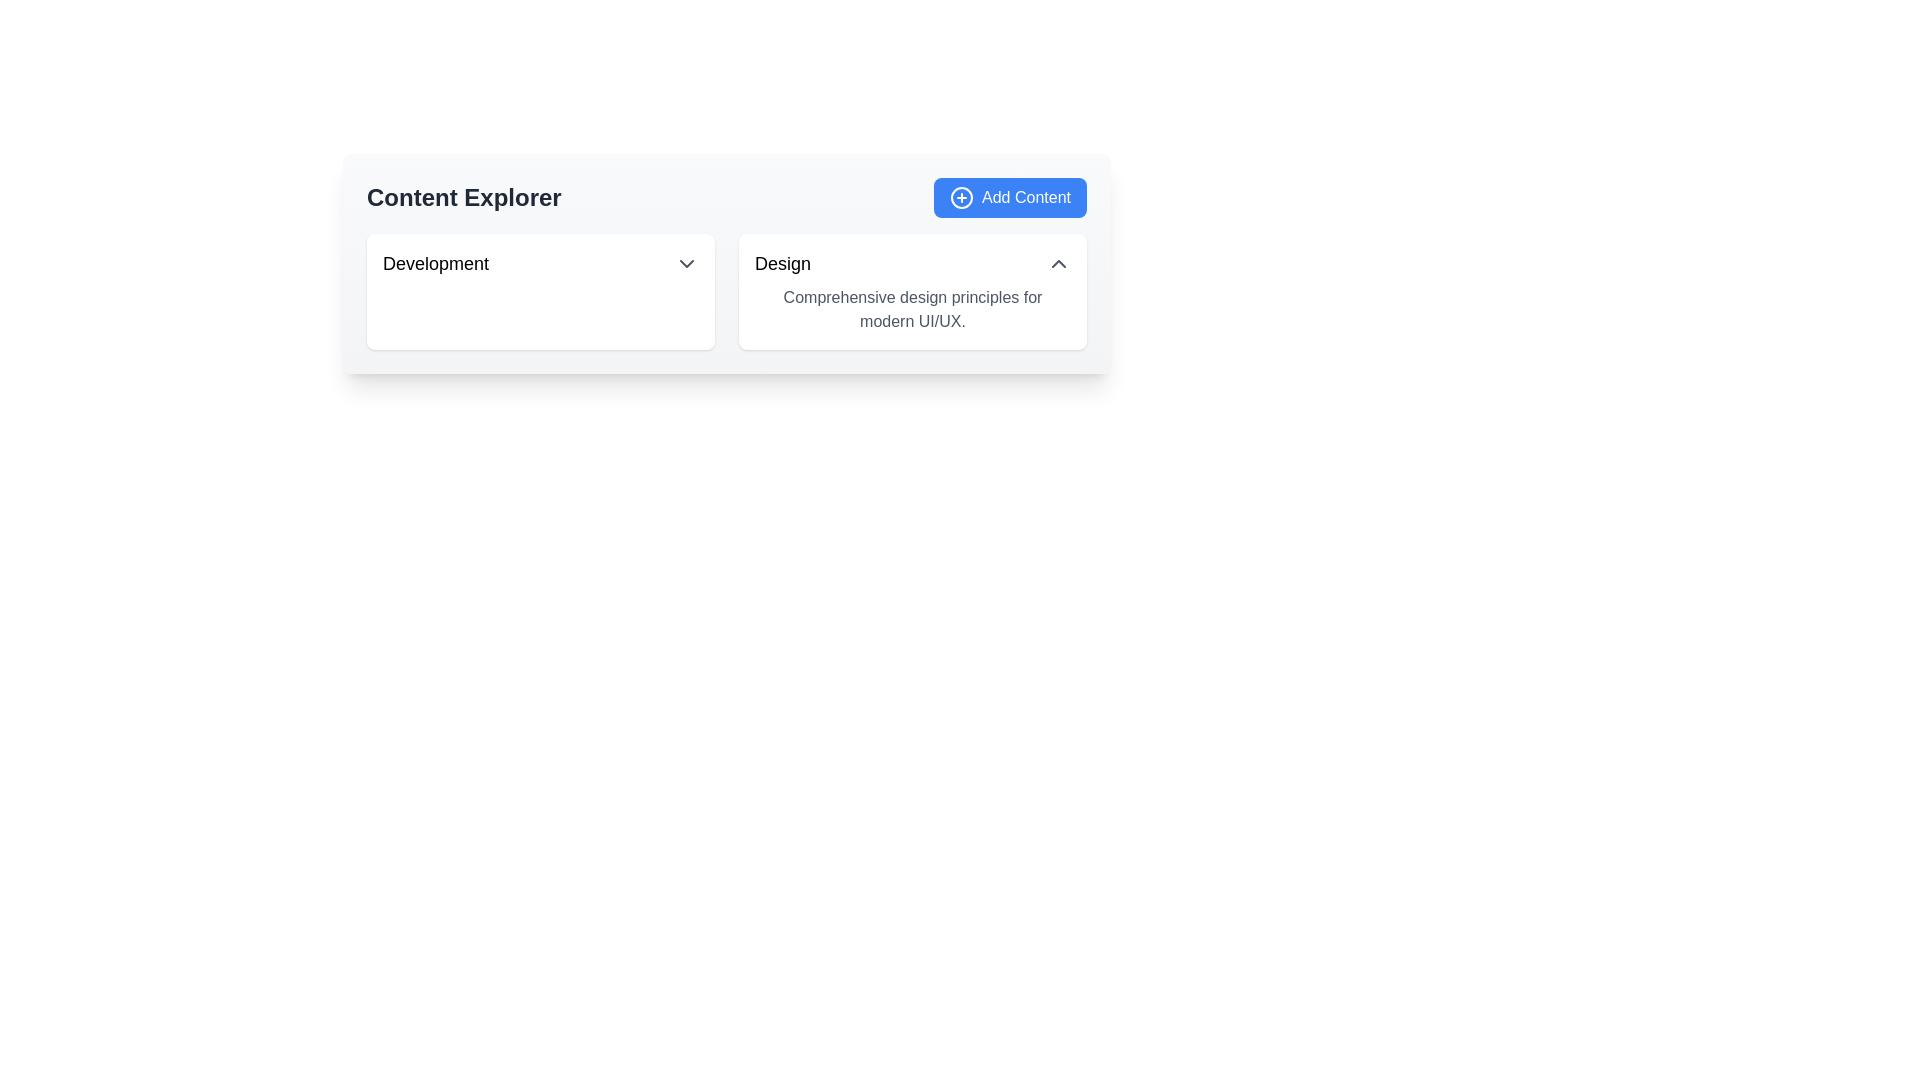 This screenshot has height=1080, width=1920. I want to click on the upward-pointing chevron icon toggle in the panel header labeled 'Design', so click(1058, 262).